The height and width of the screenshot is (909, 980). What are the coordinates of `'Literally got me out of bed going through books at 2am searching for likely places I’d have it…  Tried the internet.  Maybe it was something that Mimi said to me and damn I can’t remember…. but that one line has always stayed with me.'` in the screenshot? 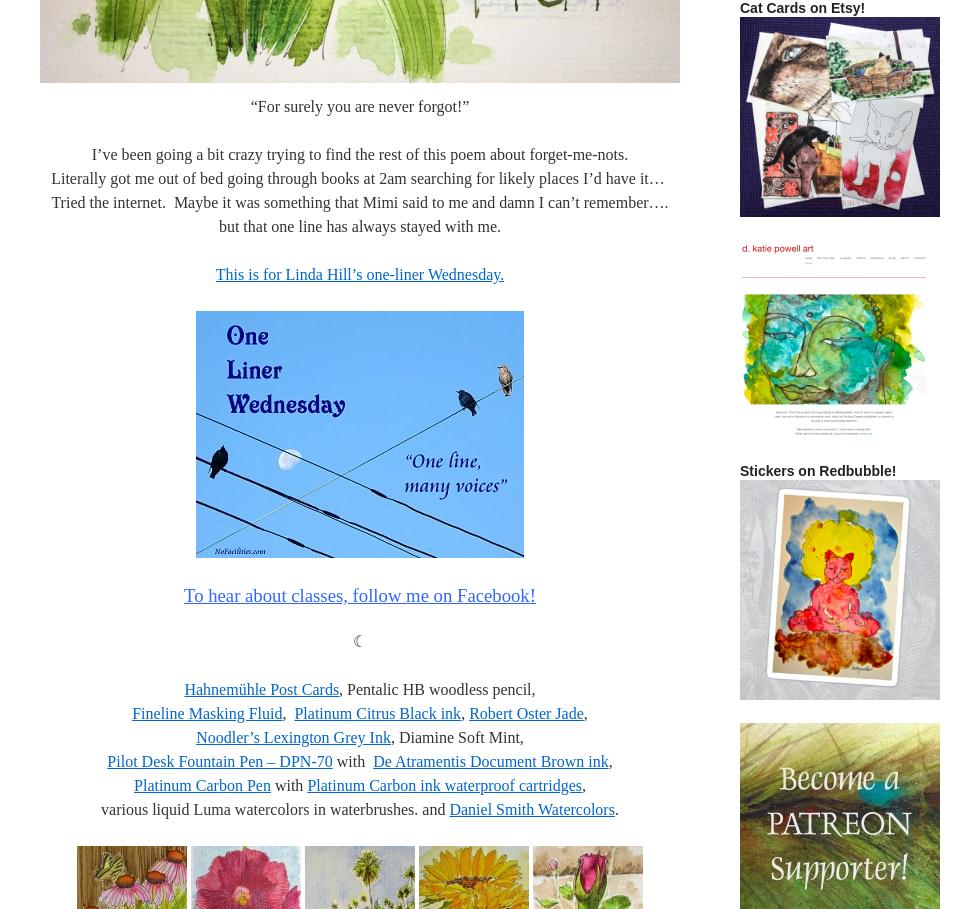 It's located at (359, 202).